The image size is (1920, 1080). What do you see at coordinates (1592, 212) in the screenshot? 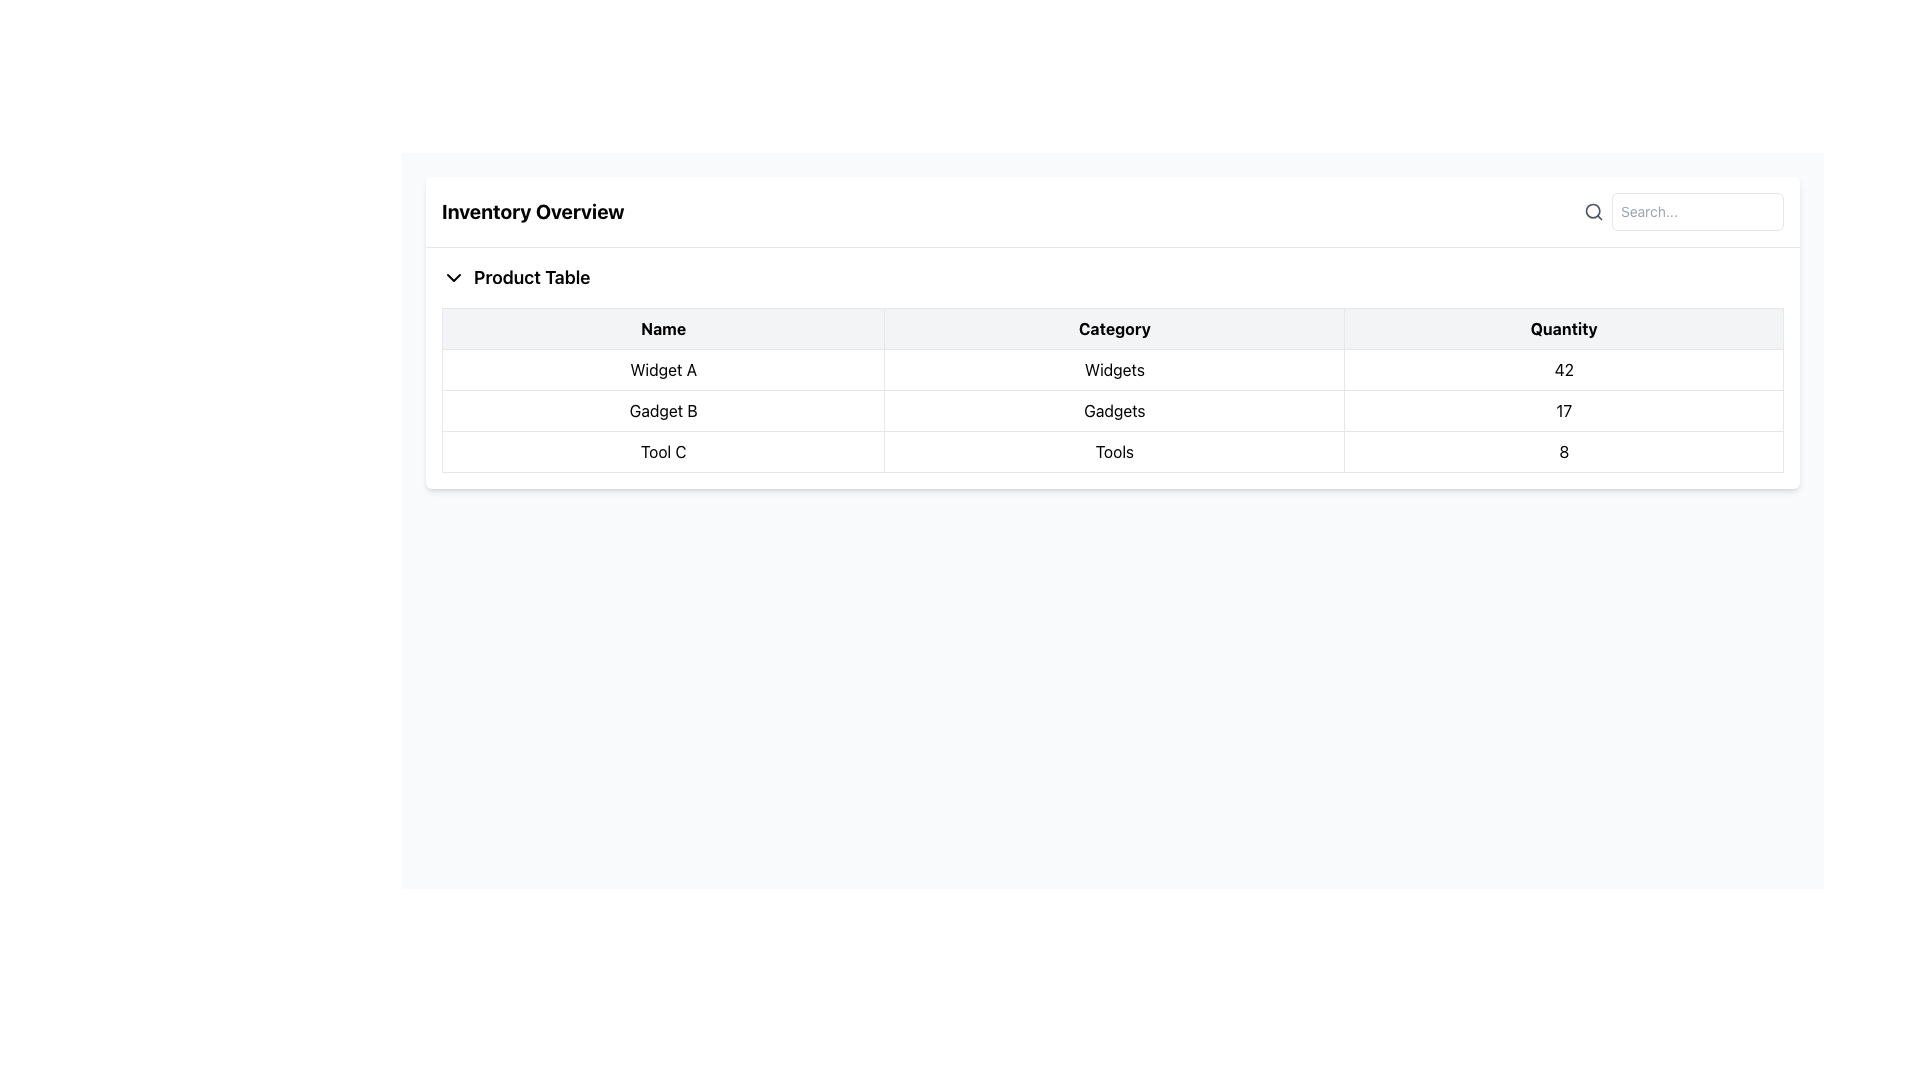
I see `the modern line-art styled search icon located to the left of the text input field labeled 'Search...'` at bounding box center [1592, 212].